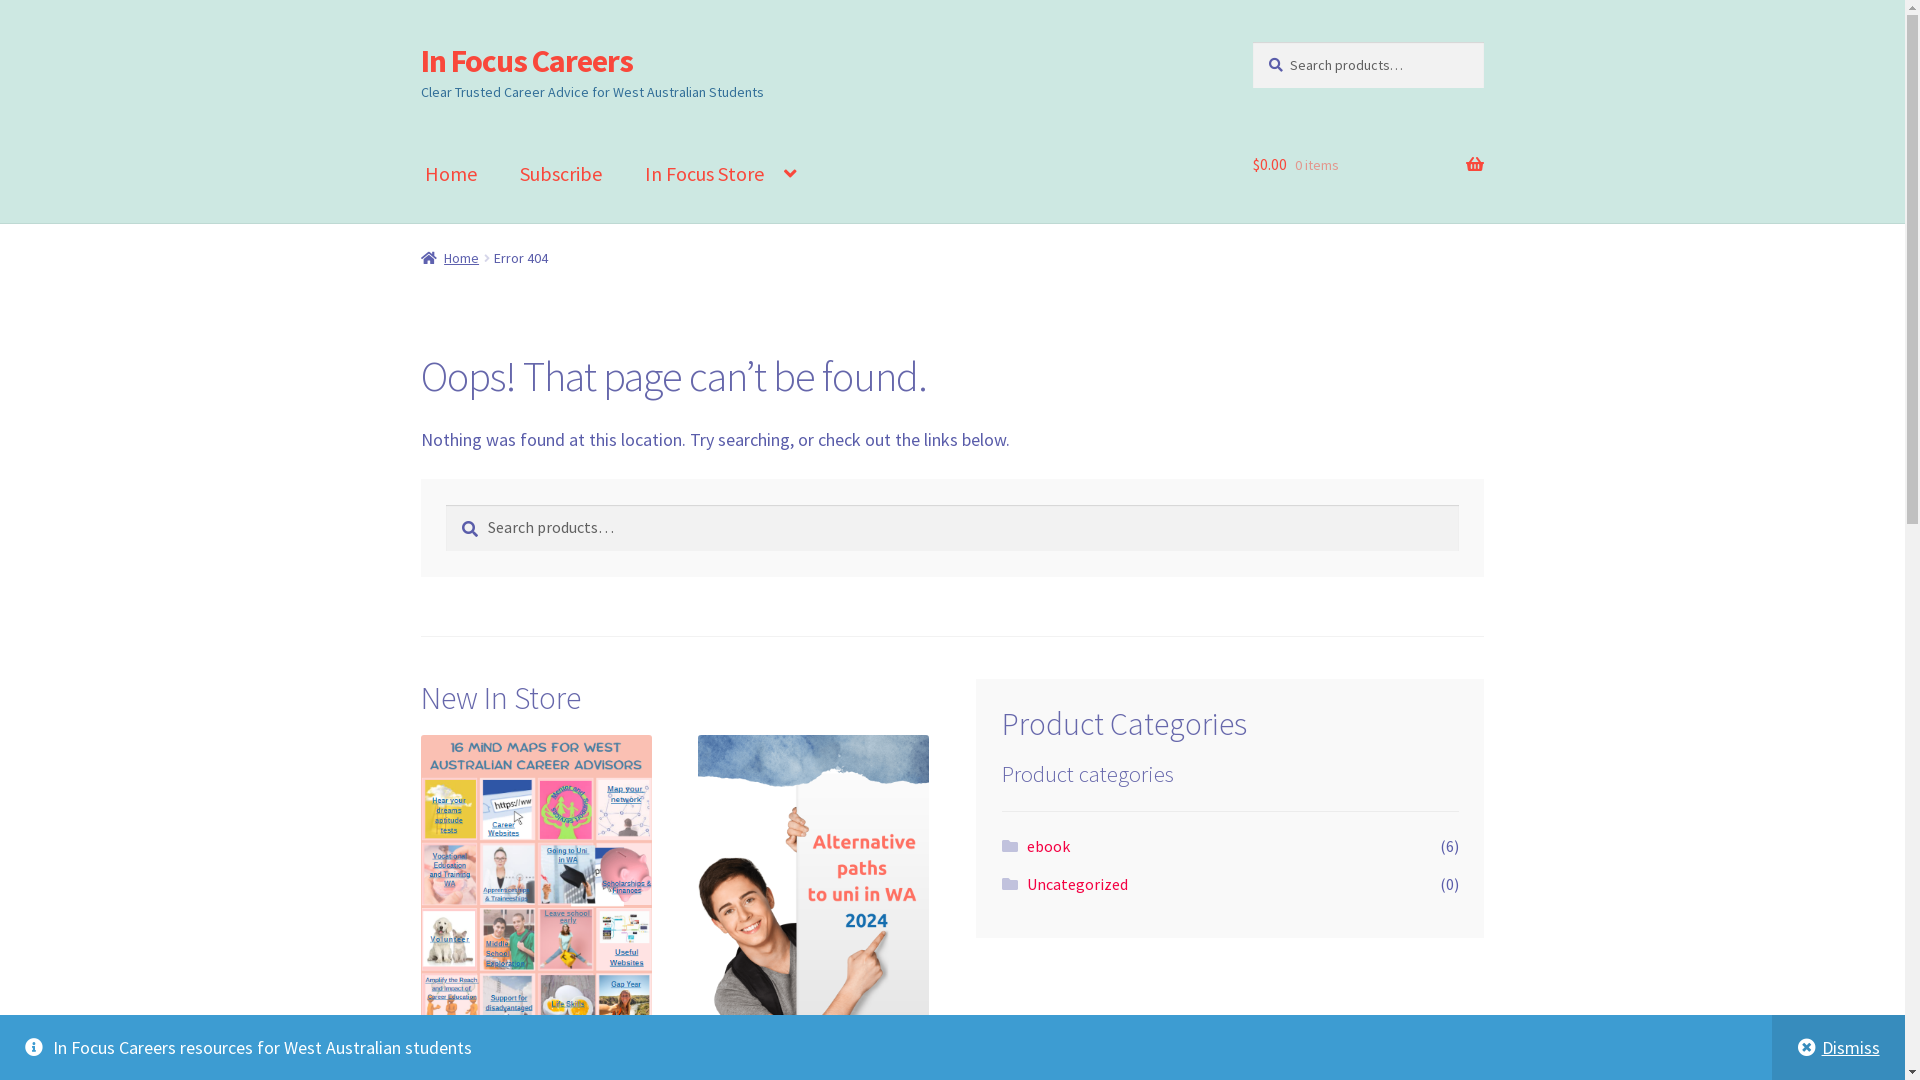 Image resolution: width=1920 pixels, height=1080 pixels. I want to click on 'Search', so click(1251, 41).